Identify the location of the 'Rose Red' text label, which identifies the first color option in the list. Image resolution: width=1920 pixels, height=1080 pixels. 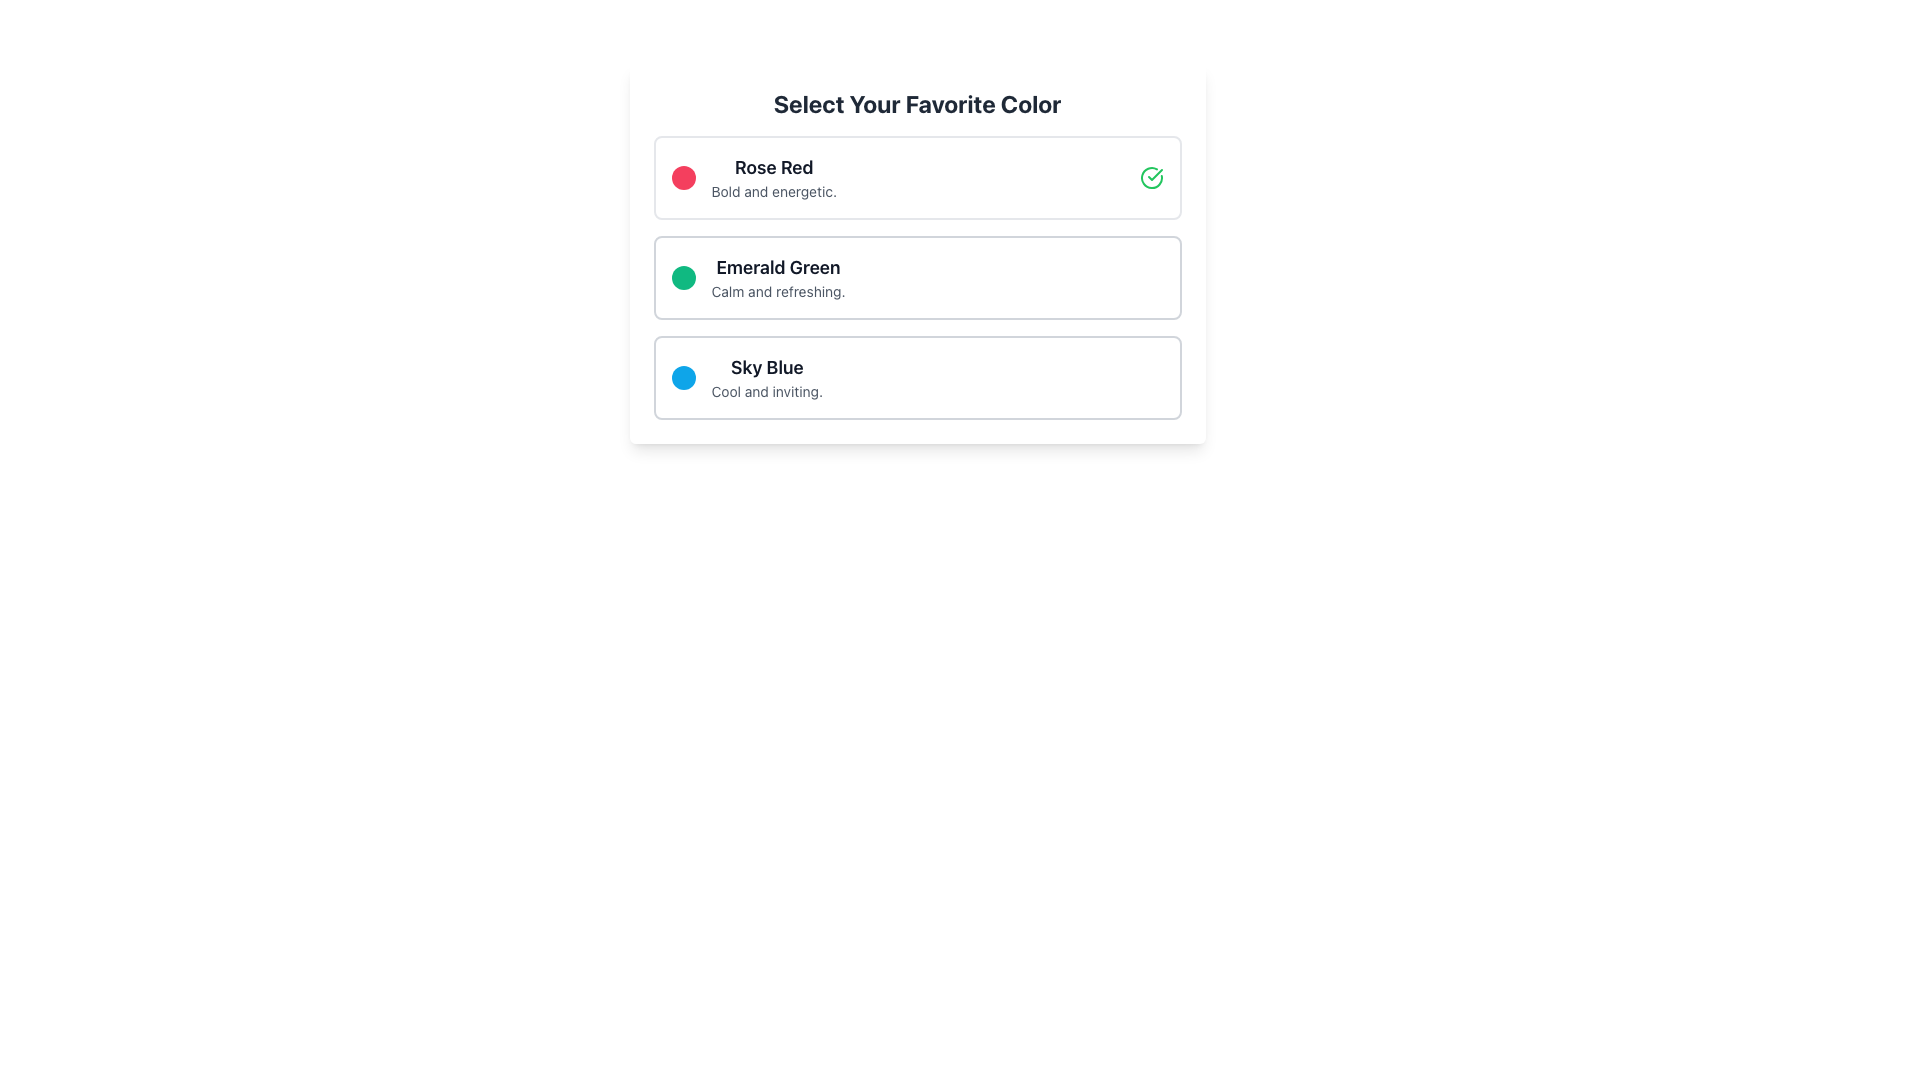
(773, 167).